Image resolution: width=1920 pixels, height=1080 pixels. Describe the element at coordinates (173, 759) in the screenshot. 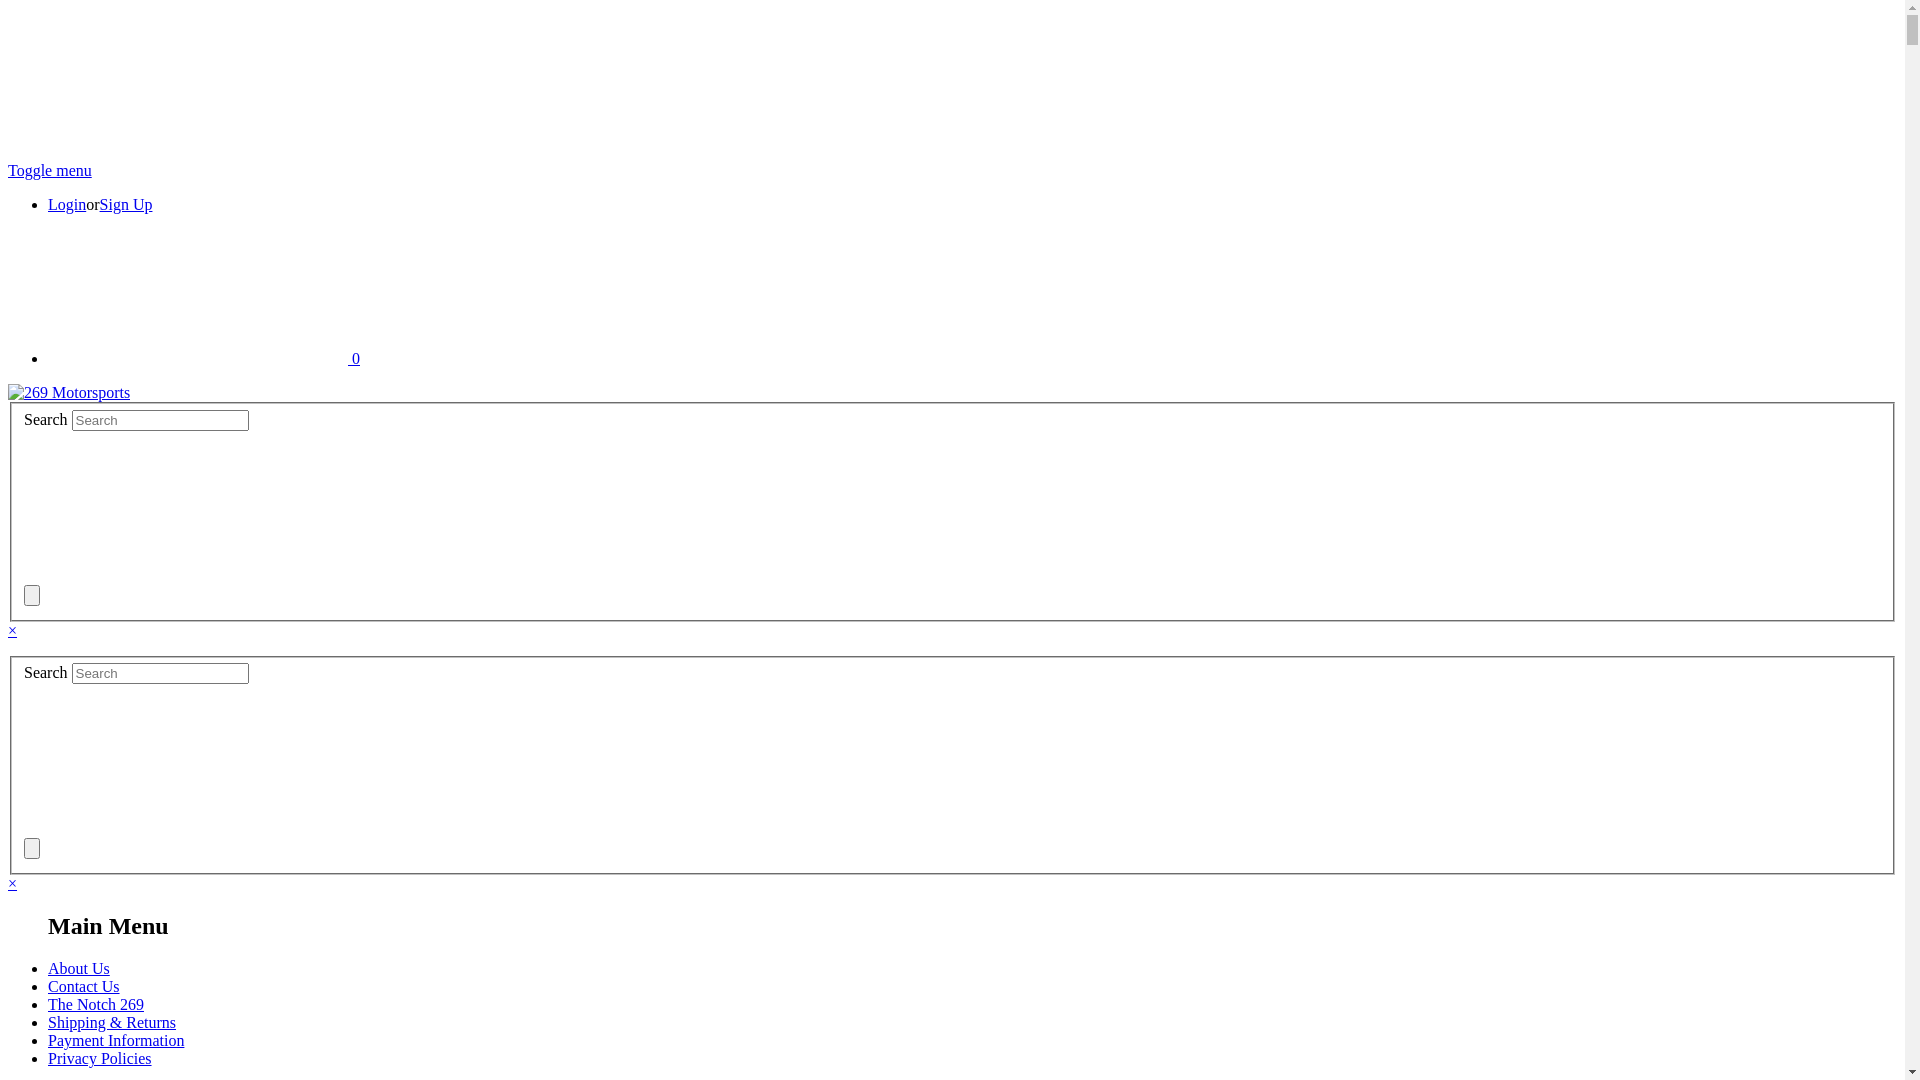

I see `'submit'` at that location.